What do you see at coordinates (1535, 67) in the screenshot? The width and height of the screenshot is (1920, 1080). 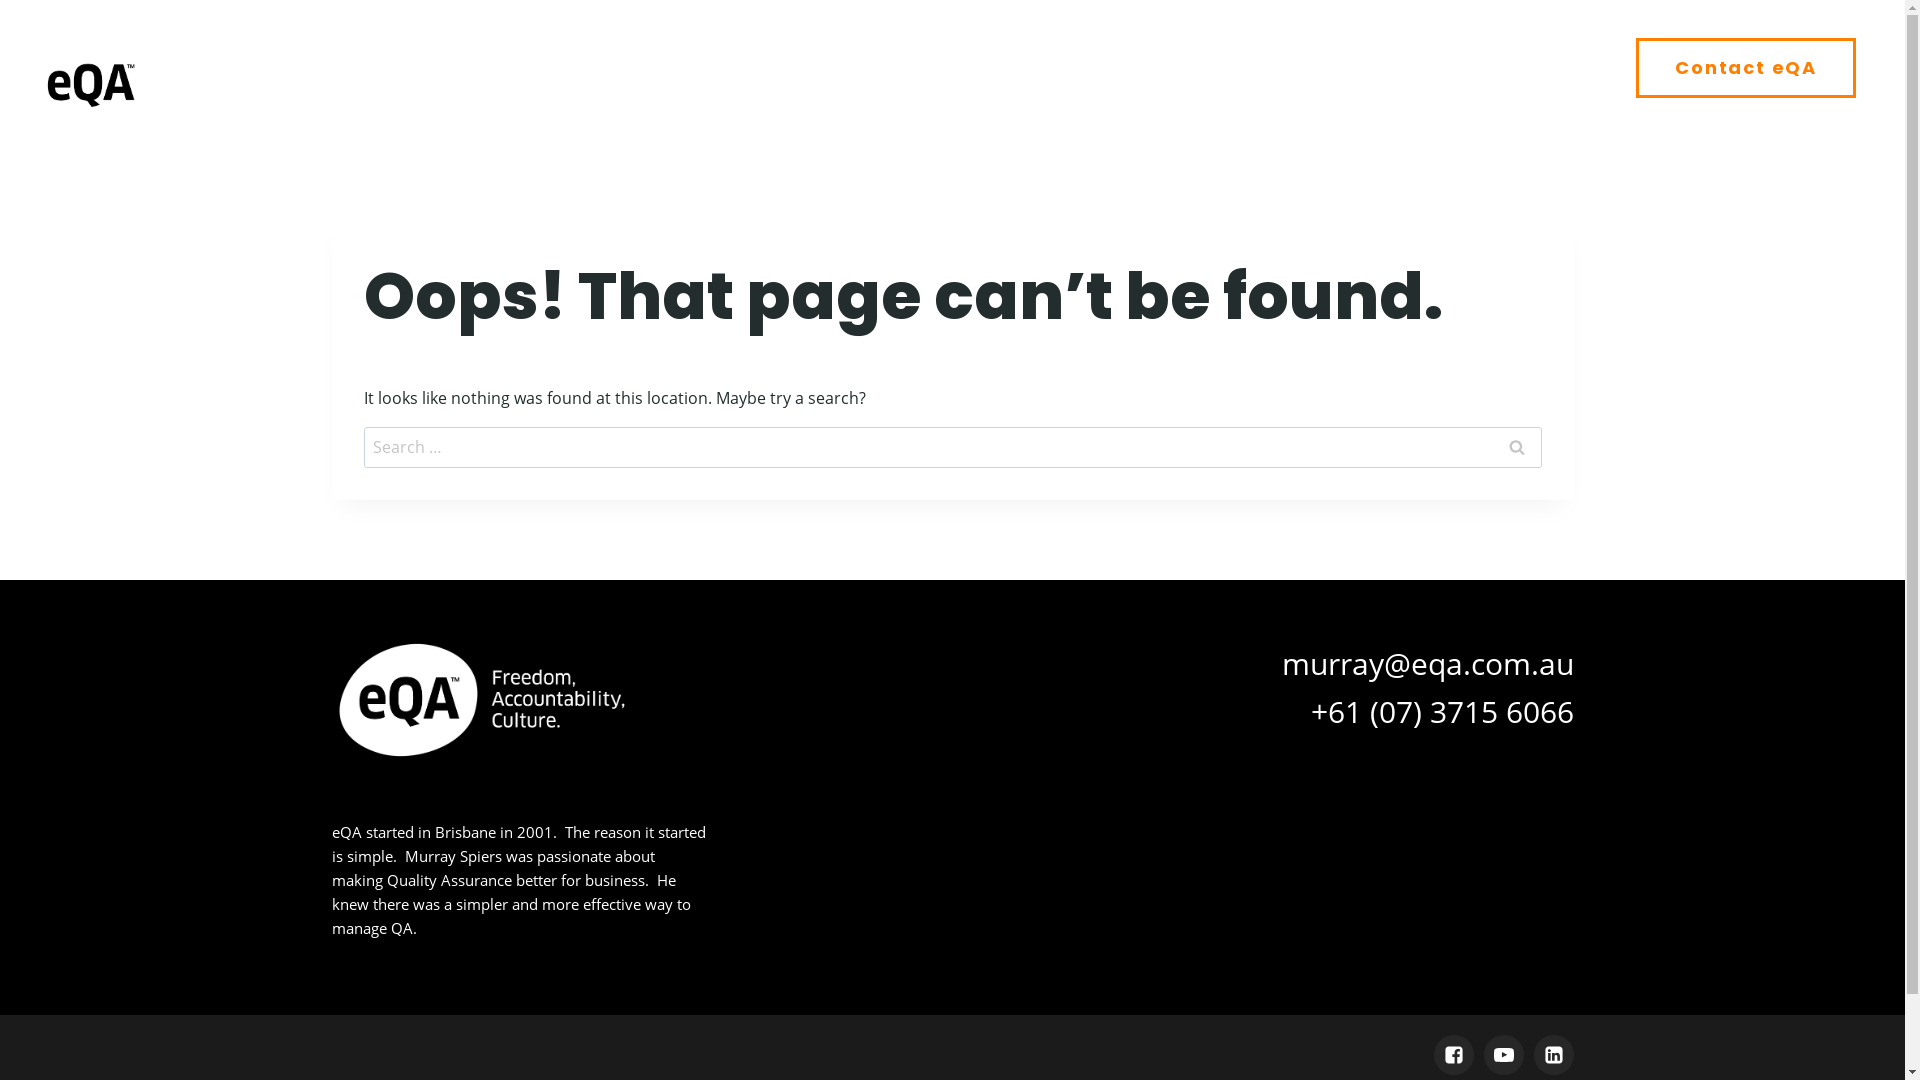 I see `'Resources'` at bounding box center [1535, 67].